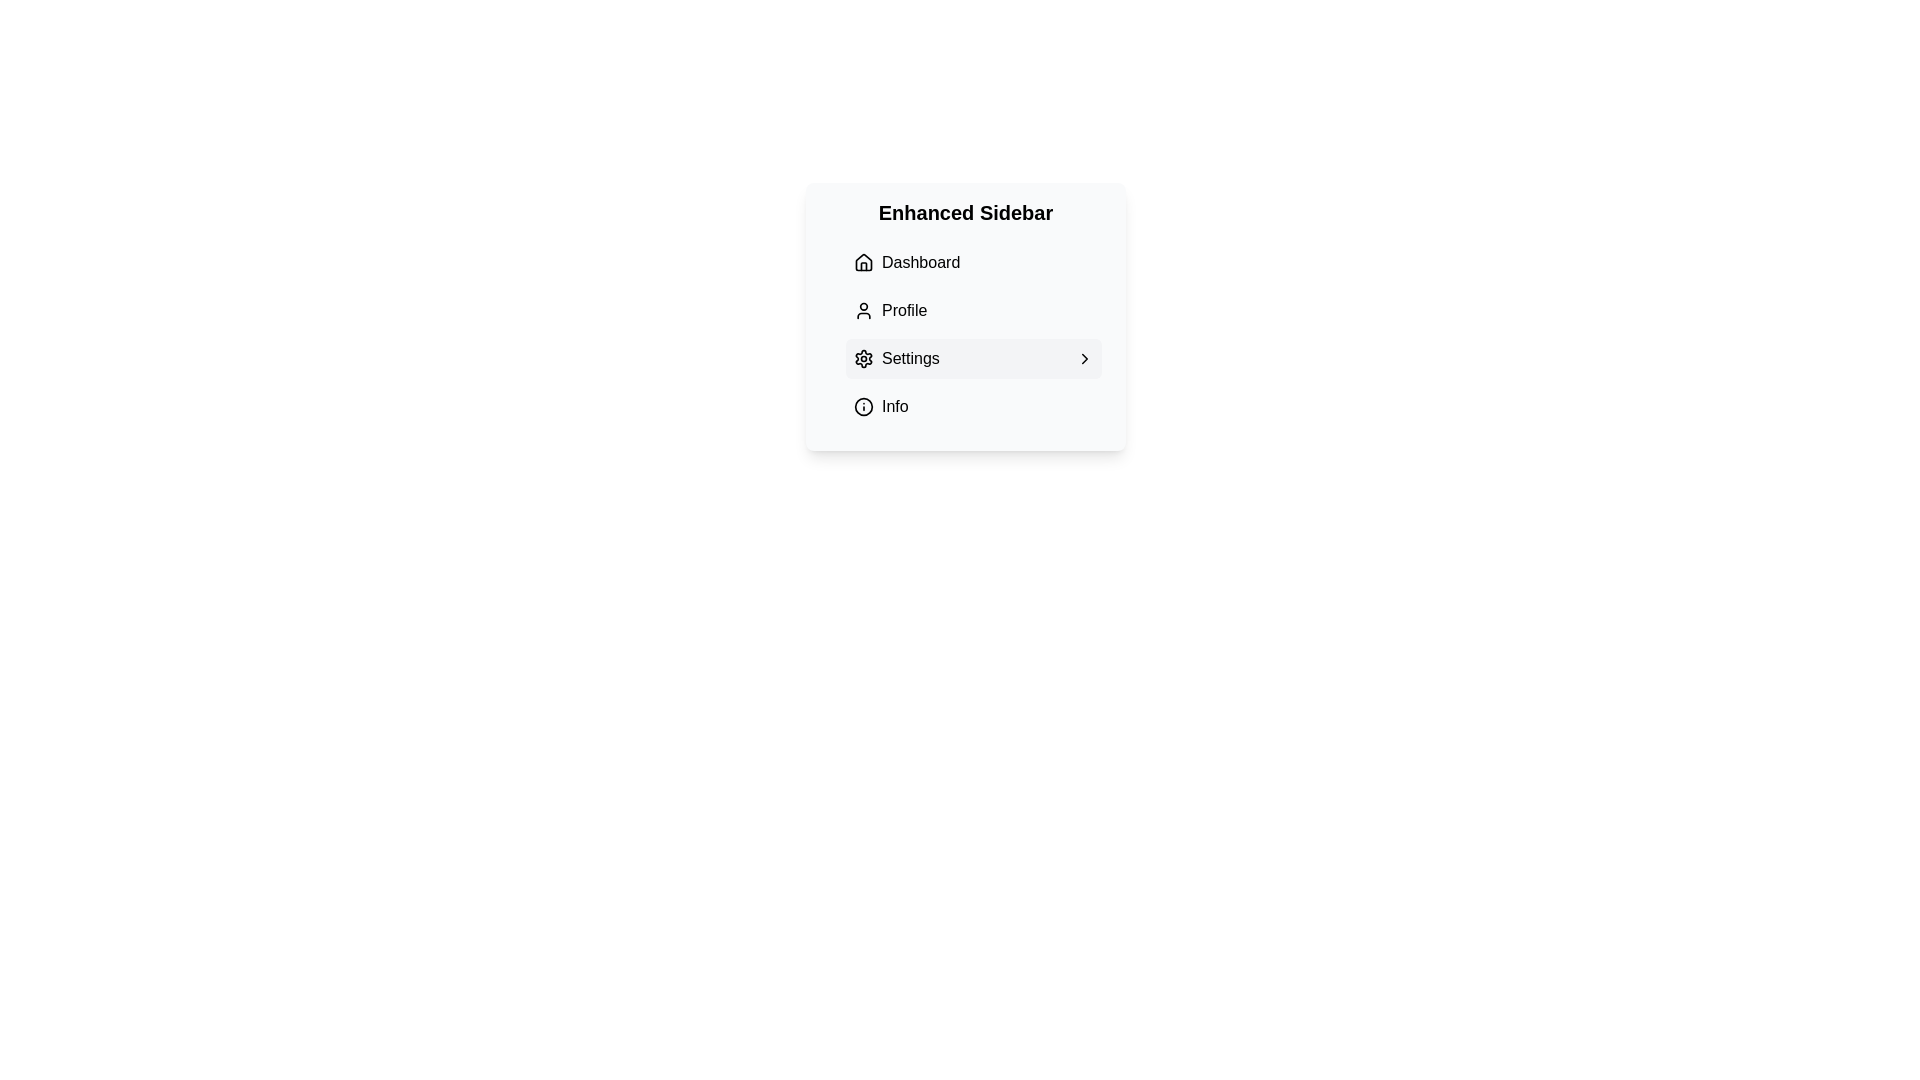 The height and width of the screenshot is (1080, 1920). Describe the element at coordinates (895, 357) in the screenshot. I see `the third entry in the navigation menu, which is a Text label with an icon` at that location.